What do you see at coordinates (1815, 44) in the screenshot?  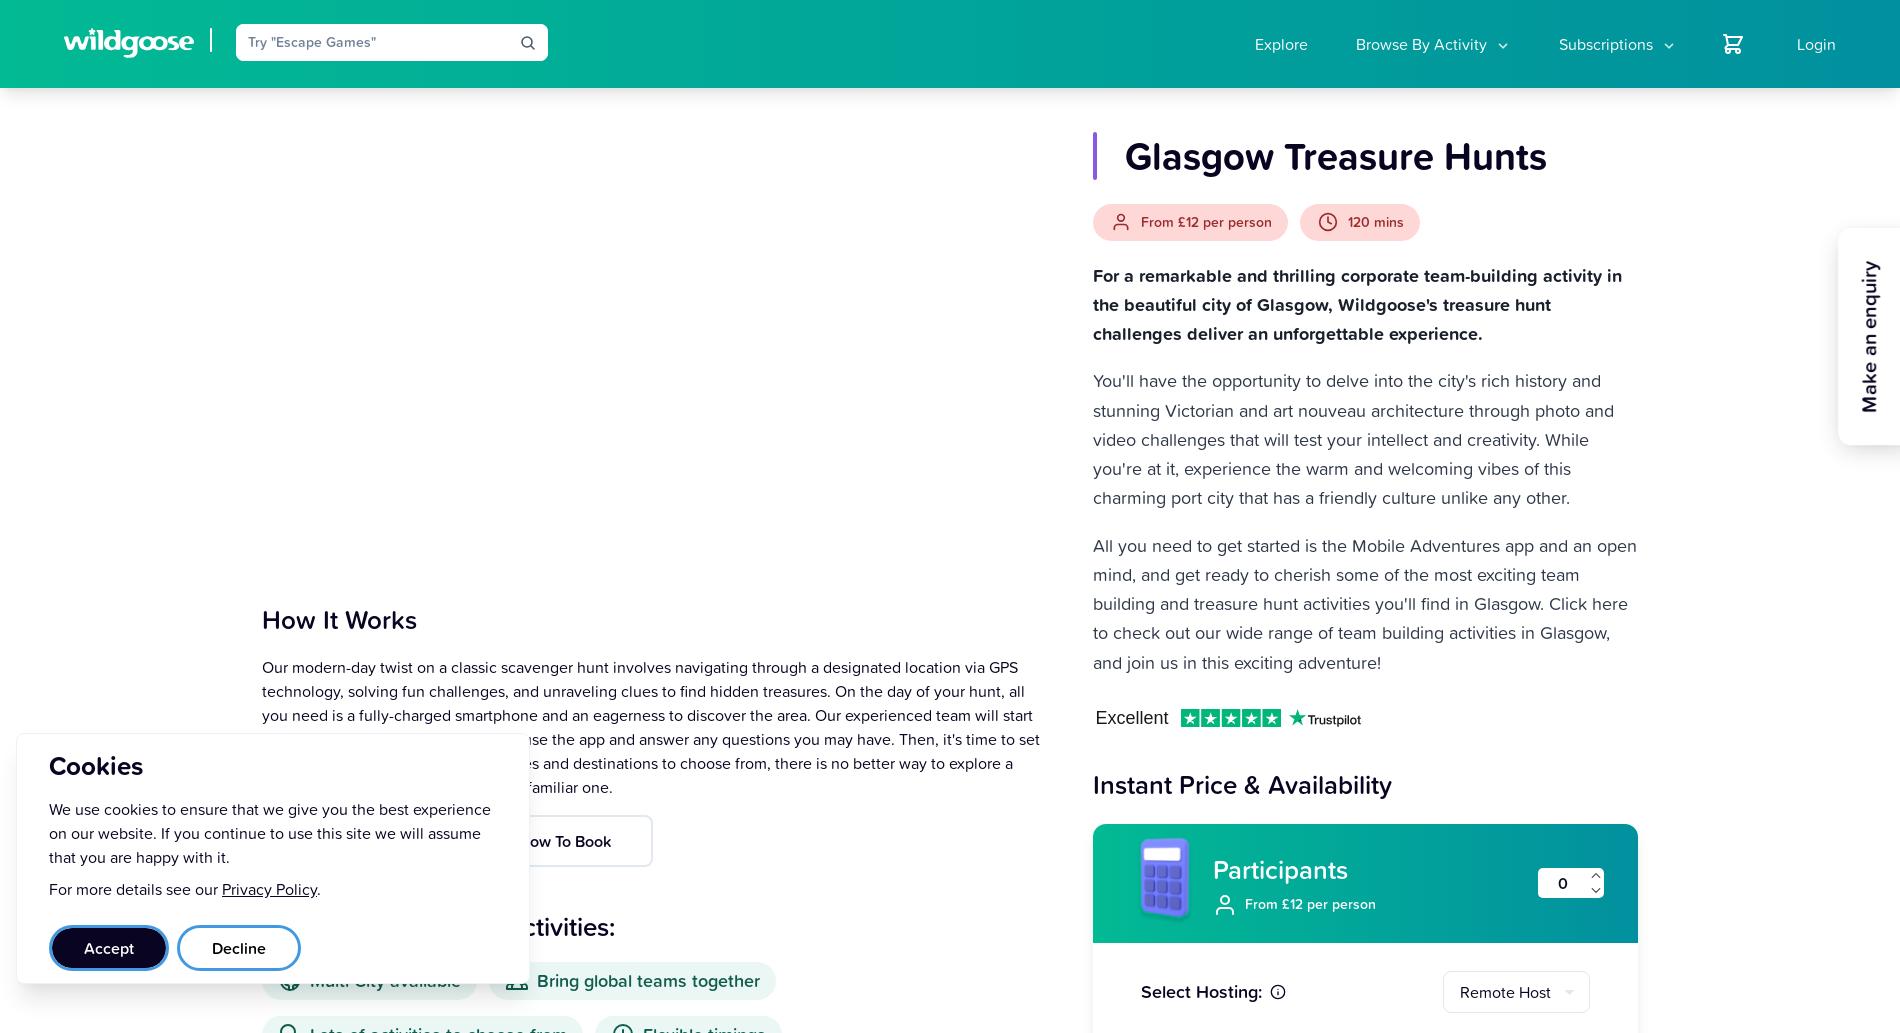 I see `'Login'` at bounding box center [1815, 44].